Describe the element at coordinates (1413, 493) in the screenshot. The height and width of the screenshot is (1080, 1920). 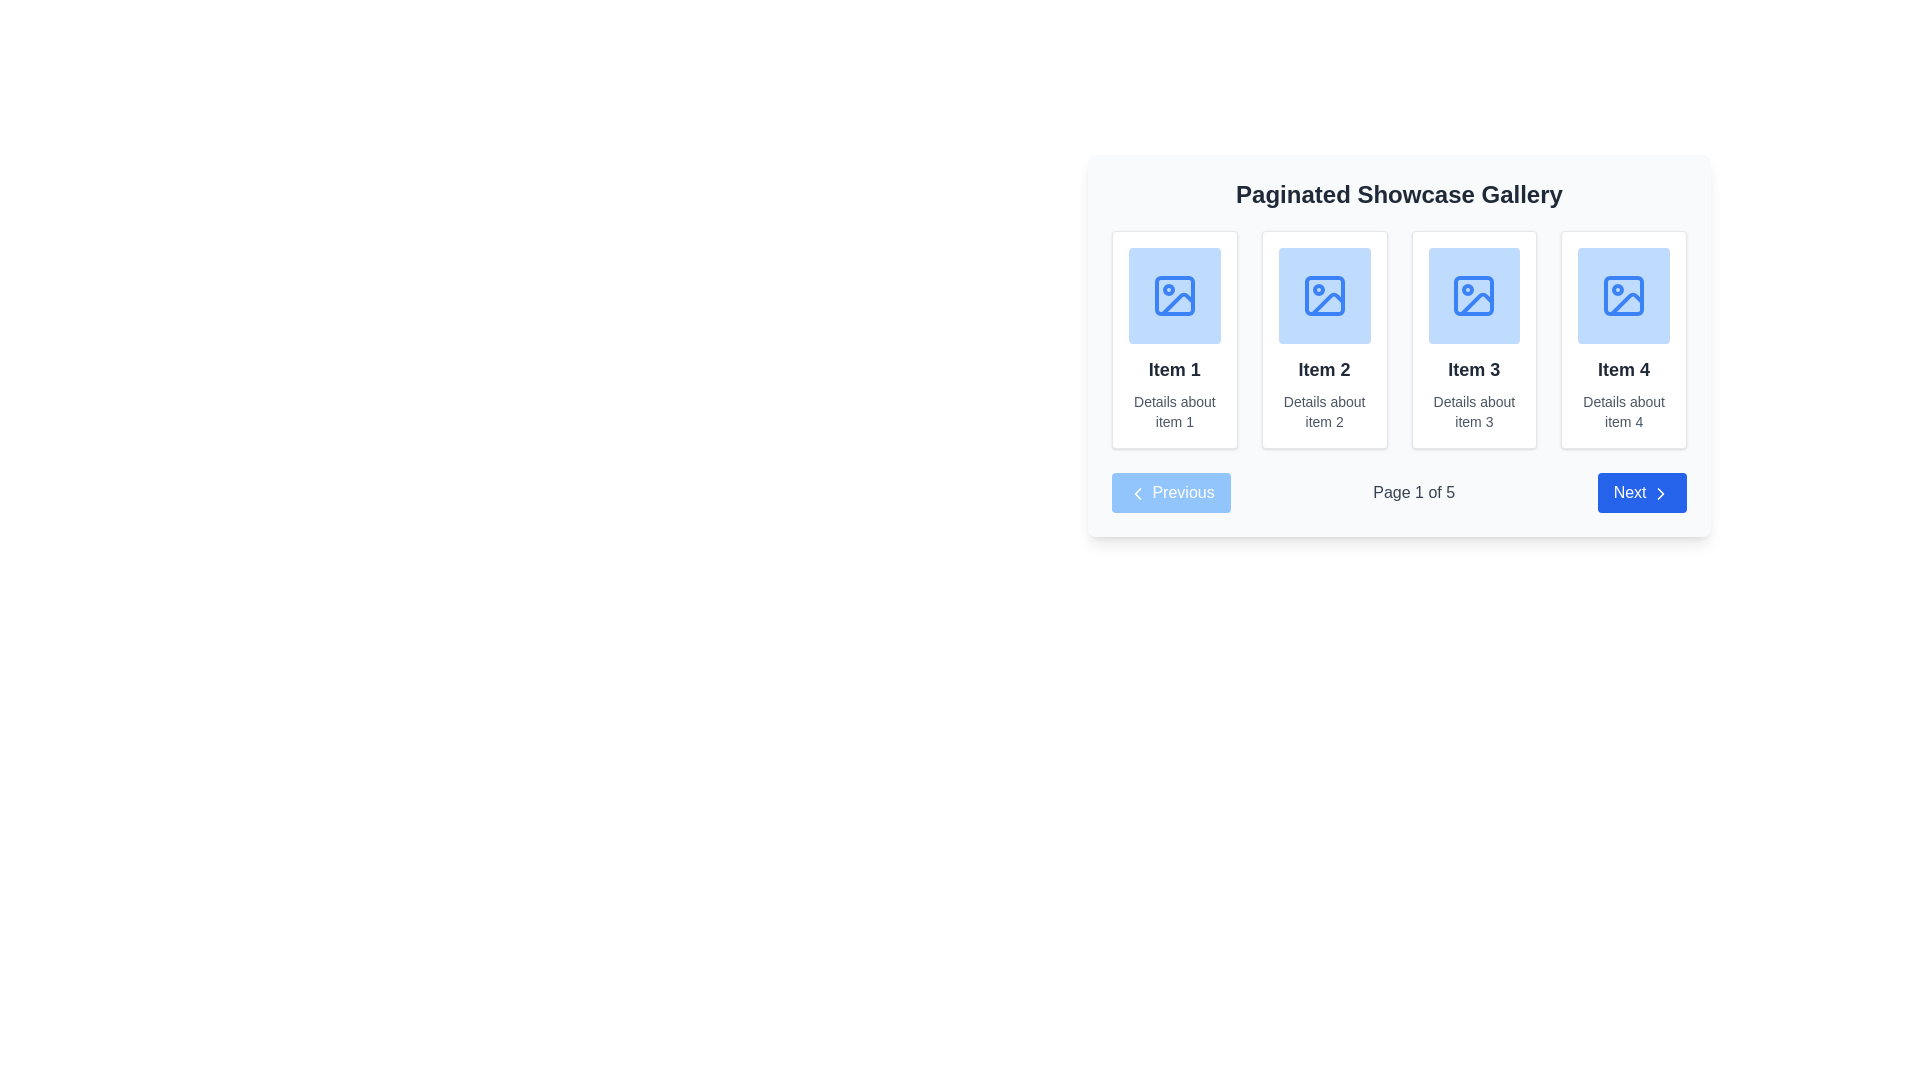
I see `the text label that reads 'Page 1 of 5' located in the footer section of the pagination controls between the 'Previous' and 'Next' buttons` at that location.